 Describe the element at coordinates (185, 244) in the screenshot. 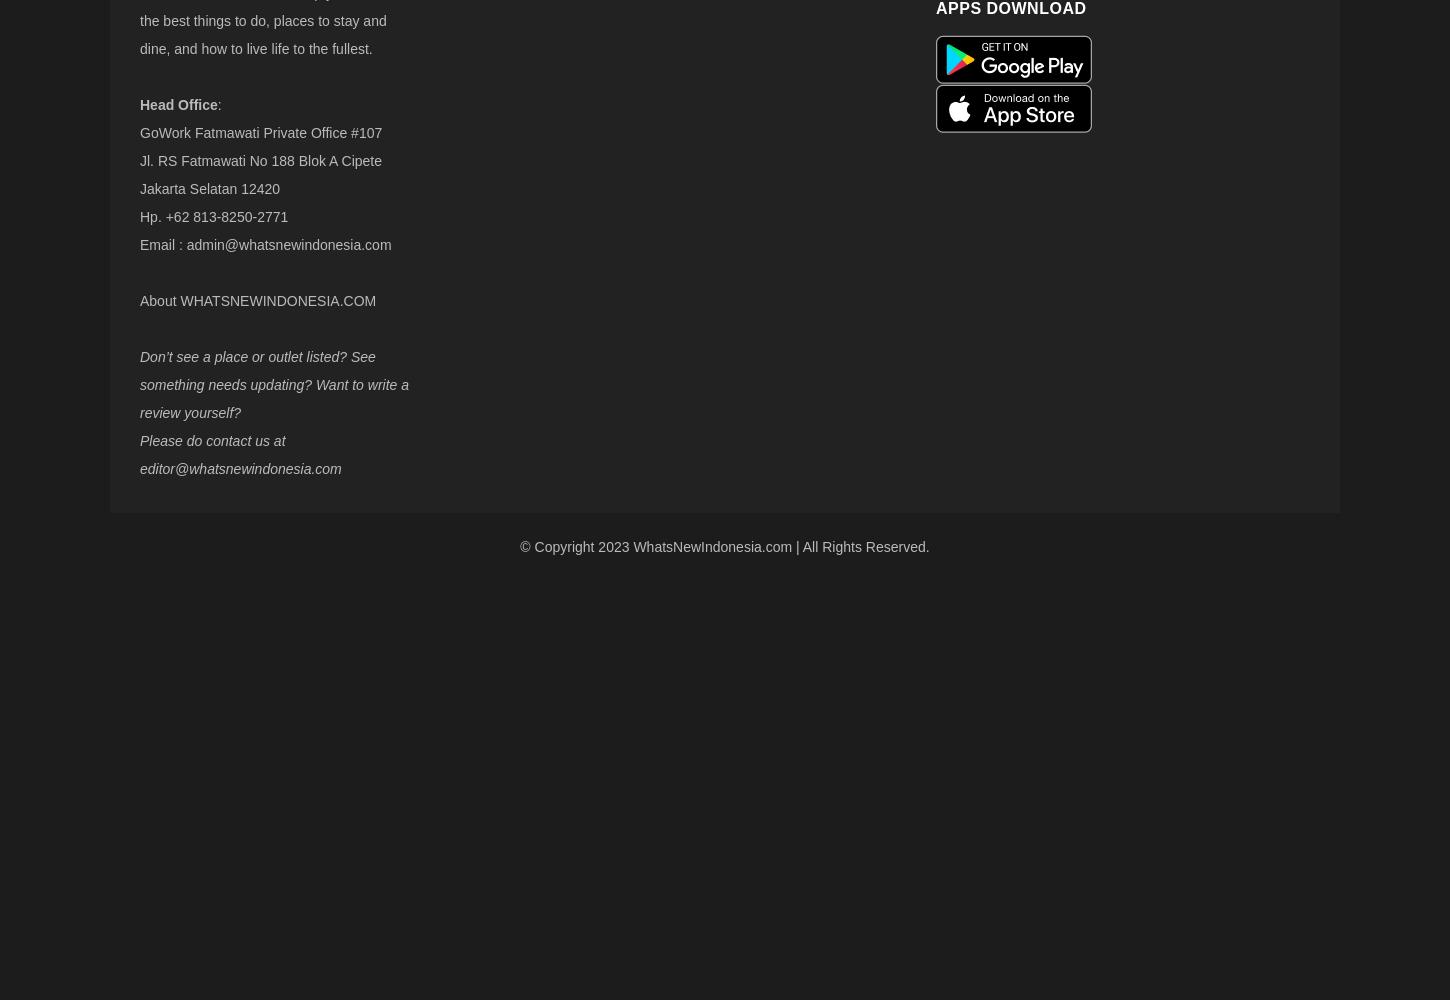

I see `'admin@whatsnewindonesia.com'` at that location.